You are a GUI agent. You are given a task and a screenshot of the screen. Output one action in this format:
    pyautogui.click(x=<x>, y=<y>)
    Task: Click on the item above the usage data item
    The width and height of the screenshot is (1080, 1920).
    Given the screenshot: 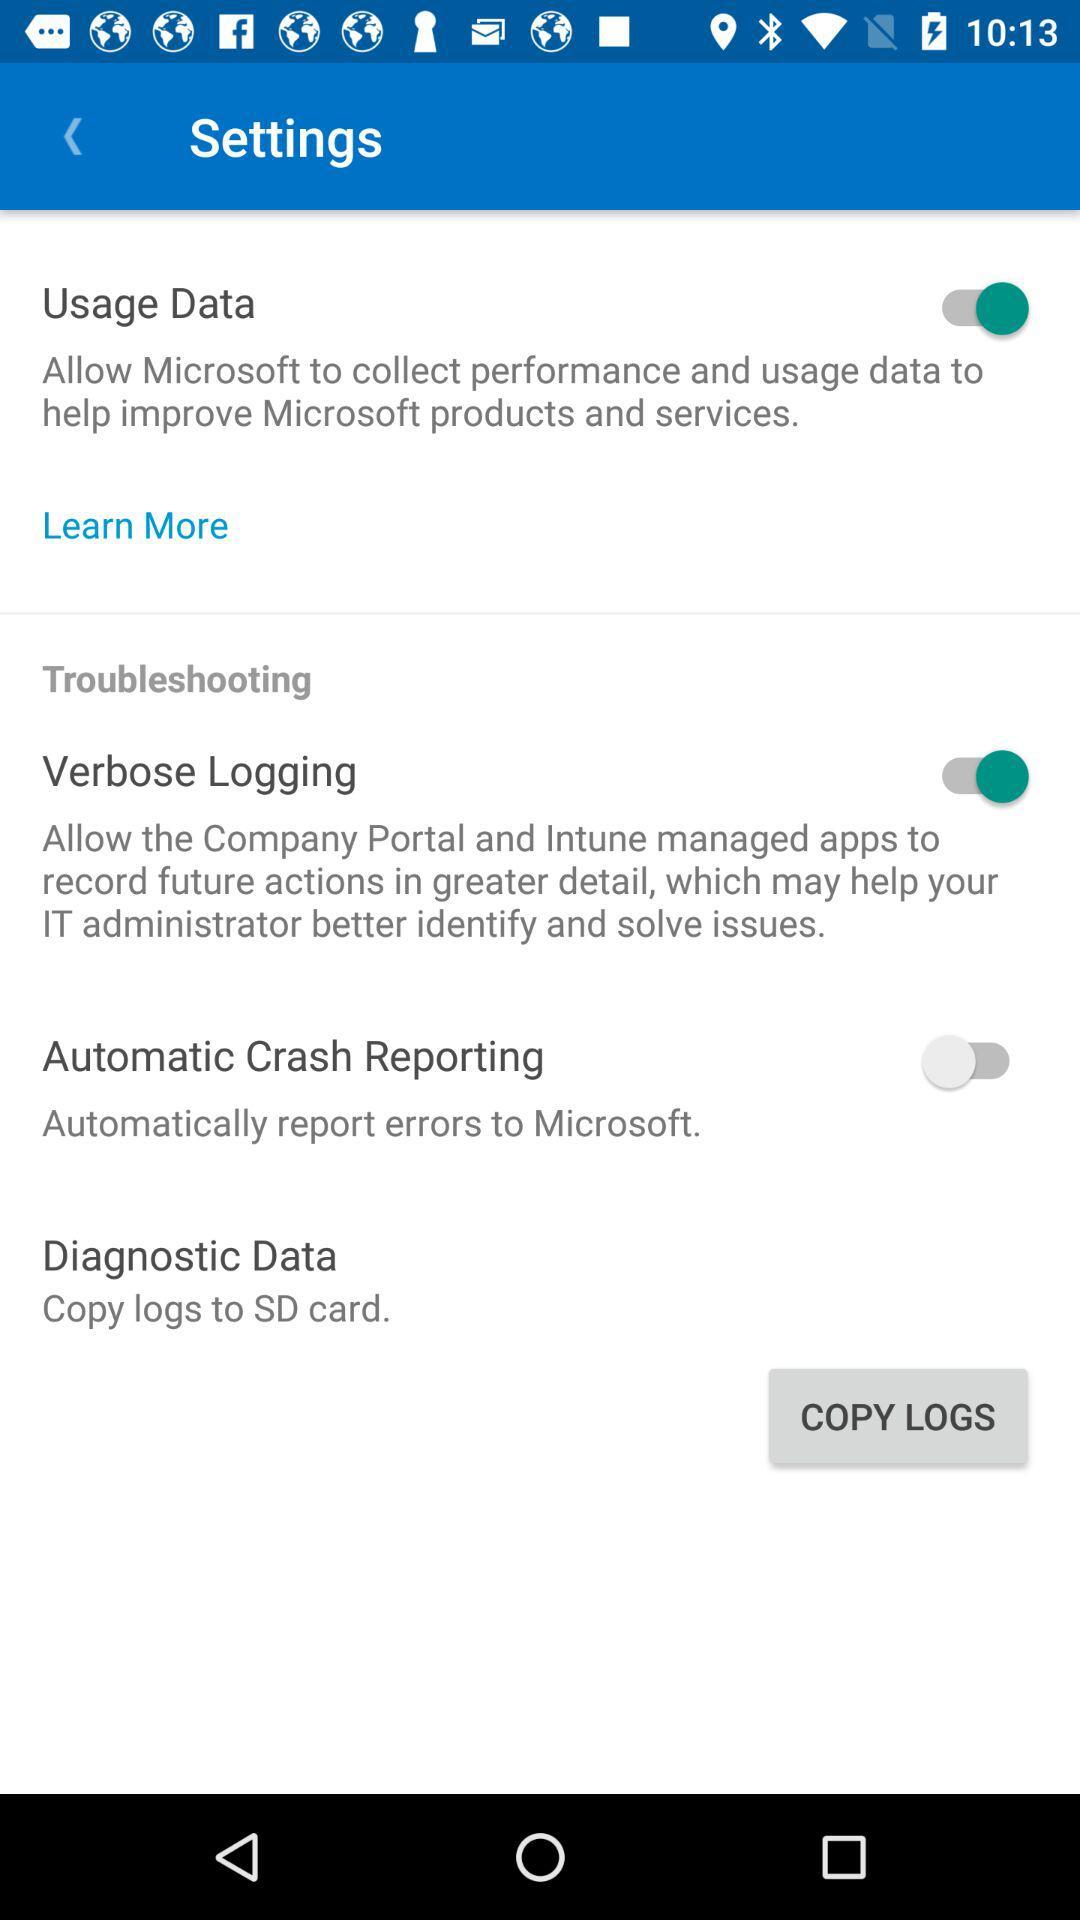 What is the action you would take?
    pyautogui.click(x=72, y=135)
    